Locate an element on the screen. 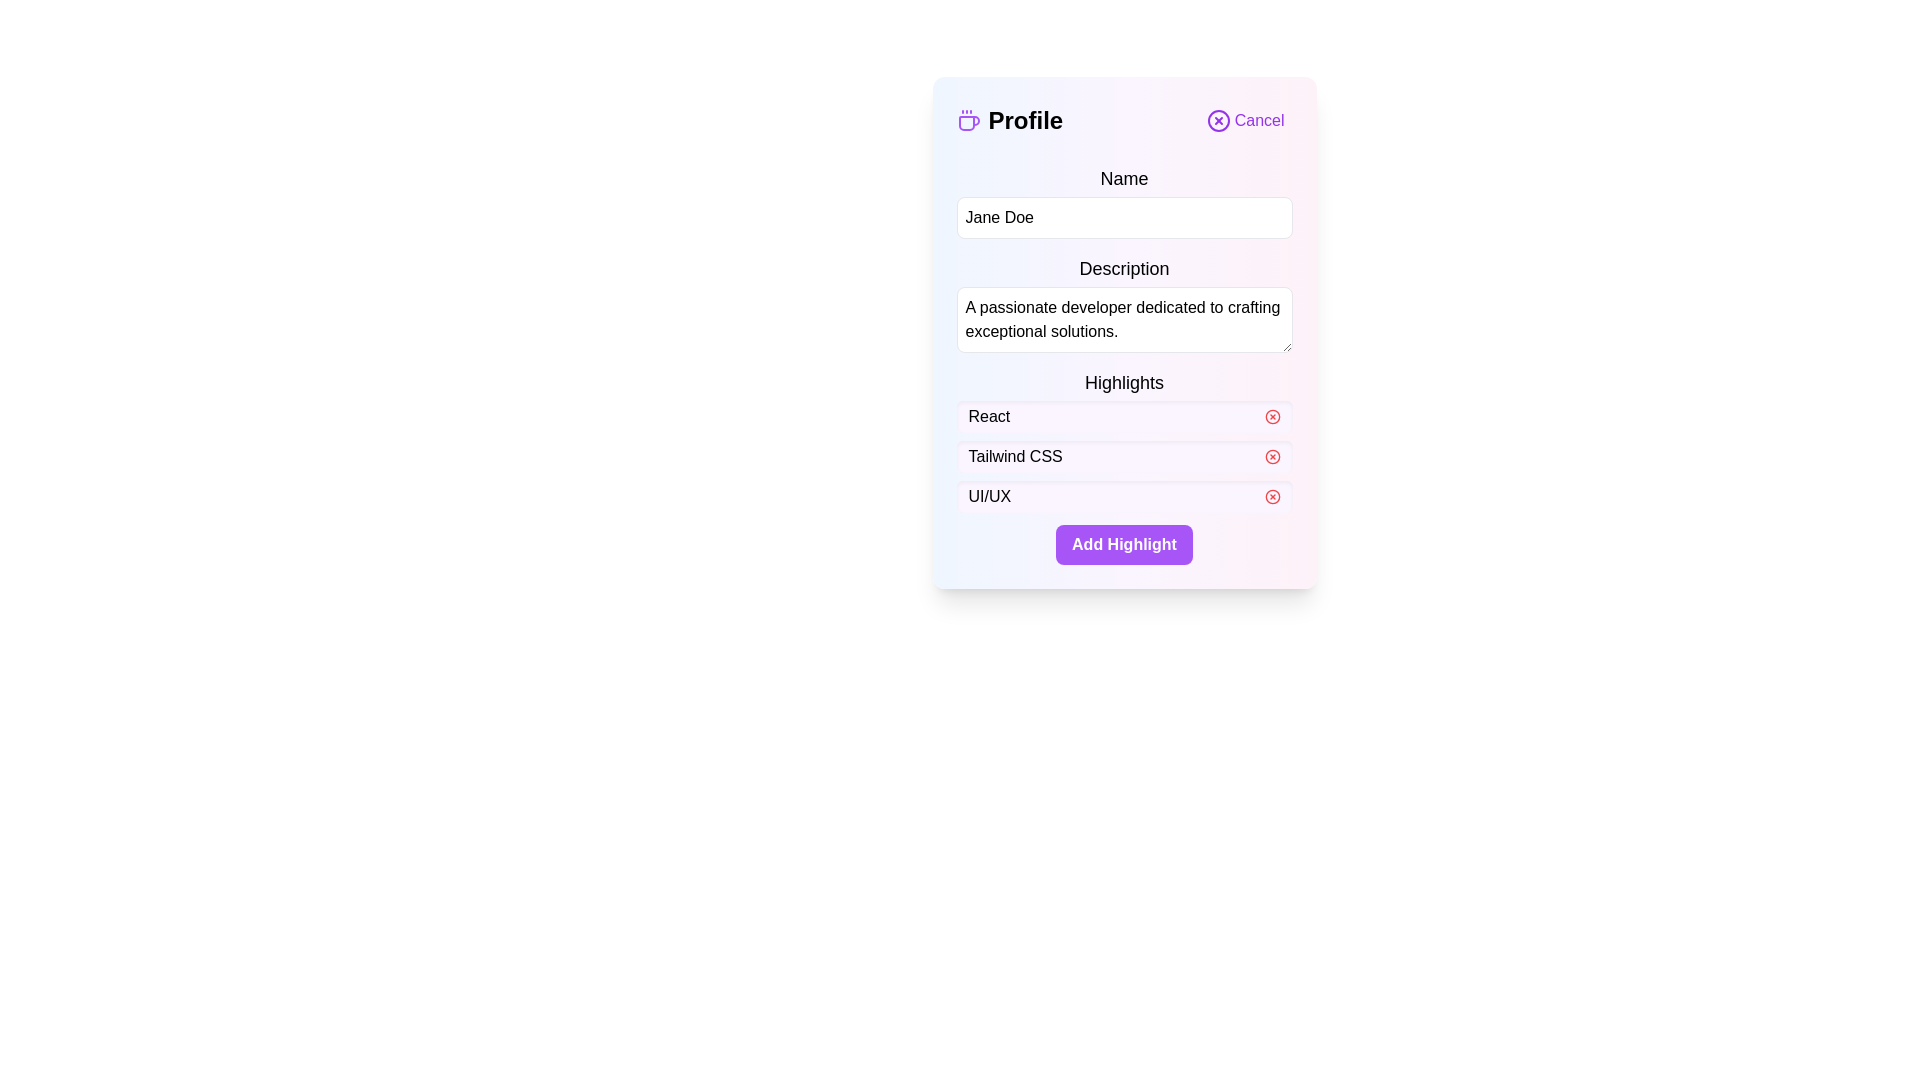 This screenshot has height=1080, width=1920. the small red circular button with a white cross symbol, which represents a deletion action, located to the right of the 'UI/UX' text in the highlights section of the form is located at coordinates (1271, 496).